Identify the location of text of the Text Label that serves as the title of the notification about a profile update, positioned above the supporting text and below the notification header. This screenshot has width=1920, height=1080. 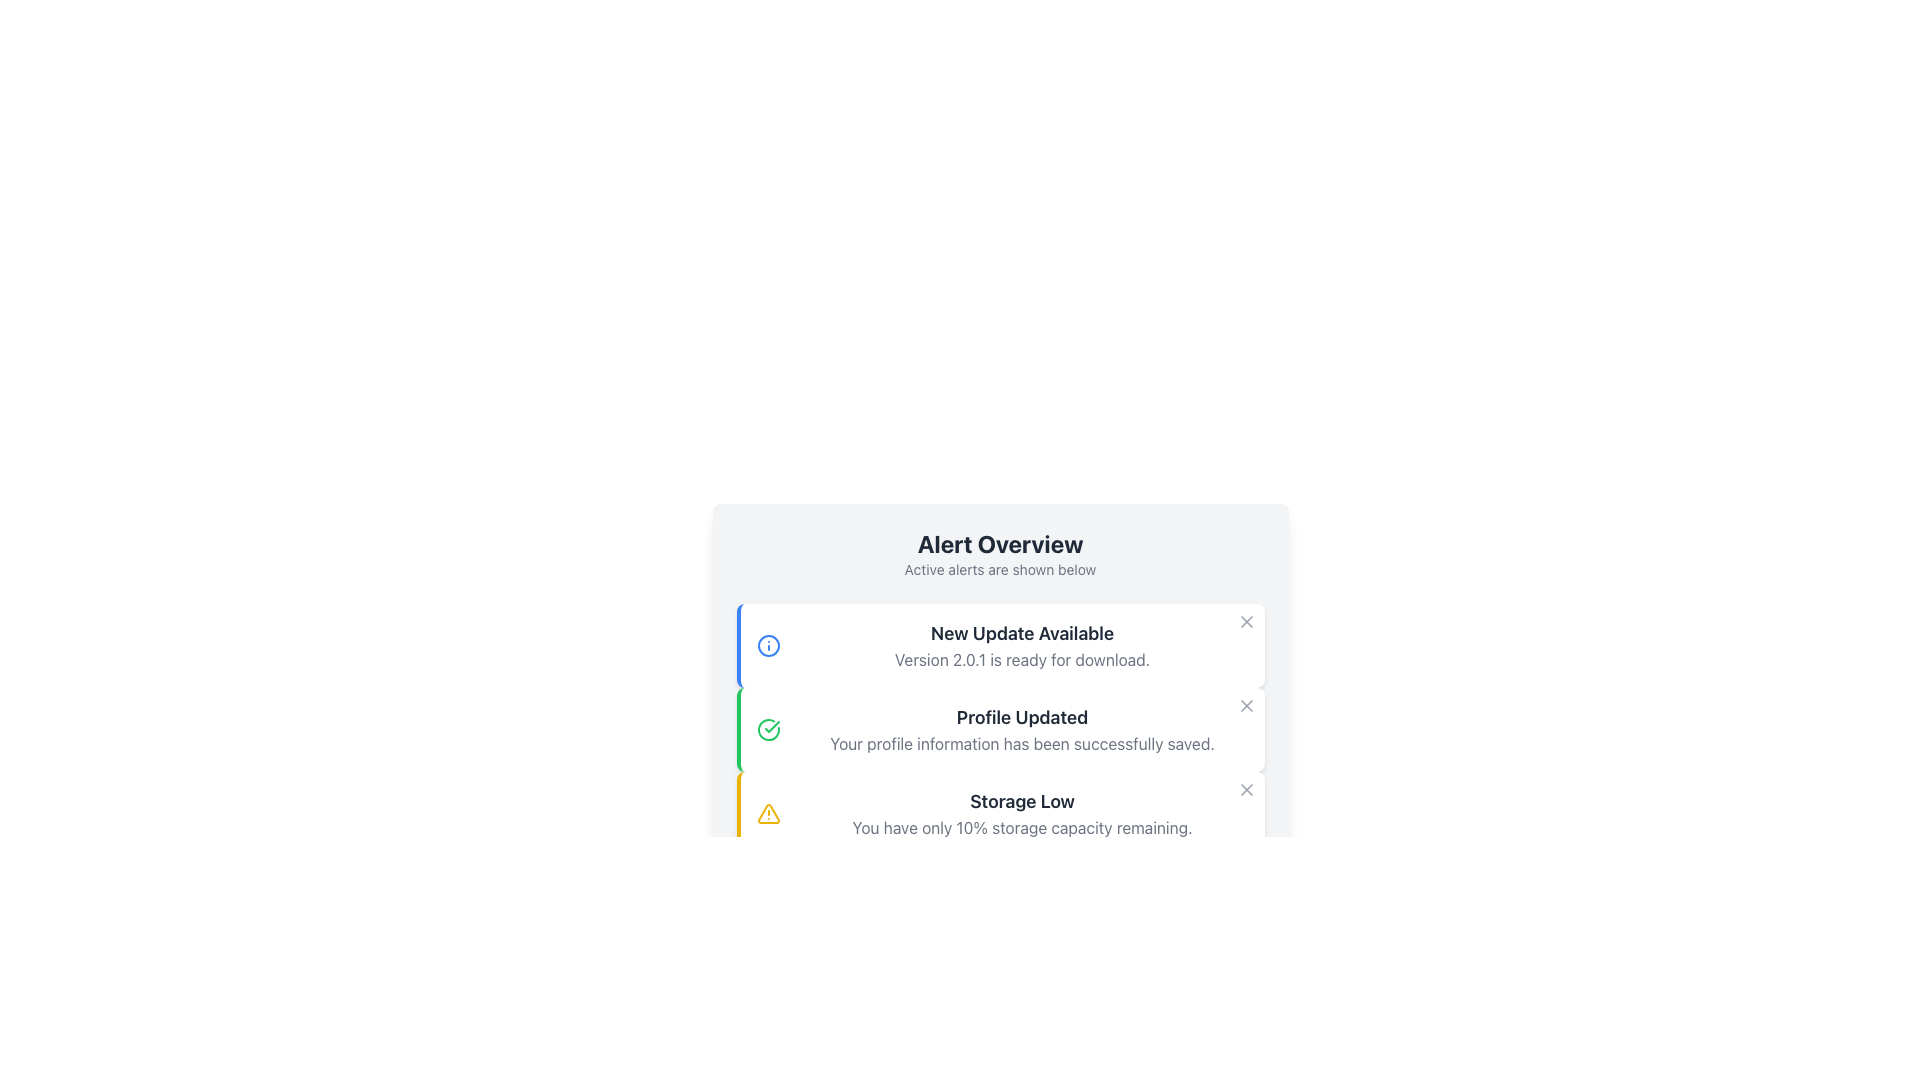
(1022, 716).